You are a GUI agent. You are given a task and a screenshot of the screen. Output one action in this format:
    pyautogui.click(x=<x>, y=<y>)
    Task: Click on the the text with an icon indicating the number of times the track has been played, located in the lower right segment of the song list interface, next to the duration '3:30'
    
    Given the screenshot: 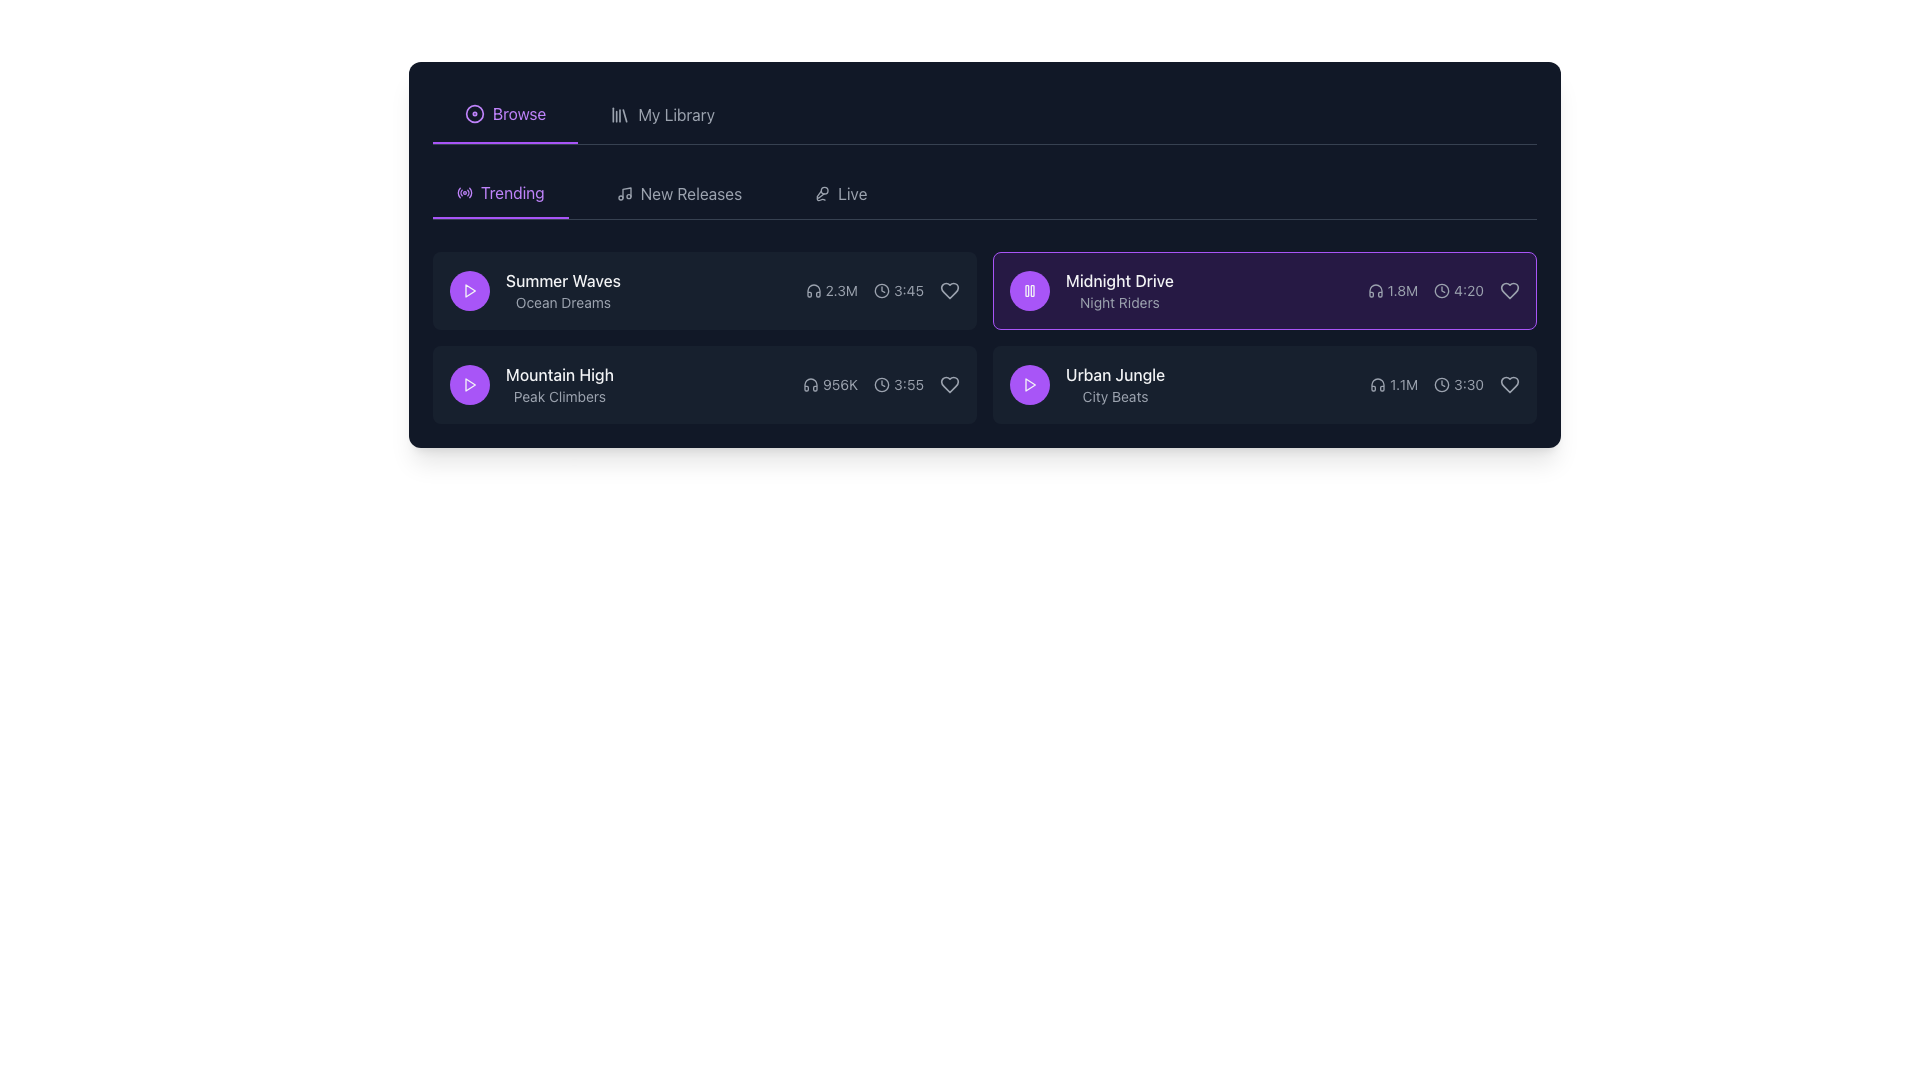 What is the action you would take?
    pyautogui.click(x=1393, y=385)
    